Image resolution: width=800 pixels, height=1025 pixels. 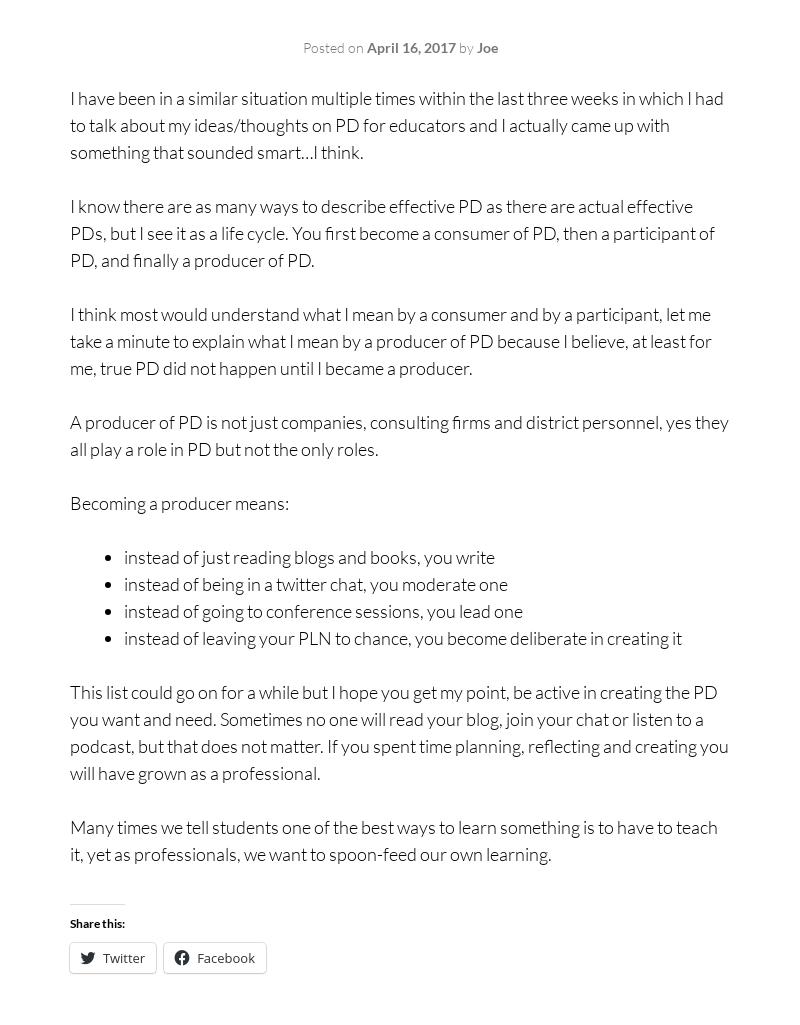 What do you see at coordinates (464, 47) in the screenshot?
I see `'by'` at bounding box center [464, 47].